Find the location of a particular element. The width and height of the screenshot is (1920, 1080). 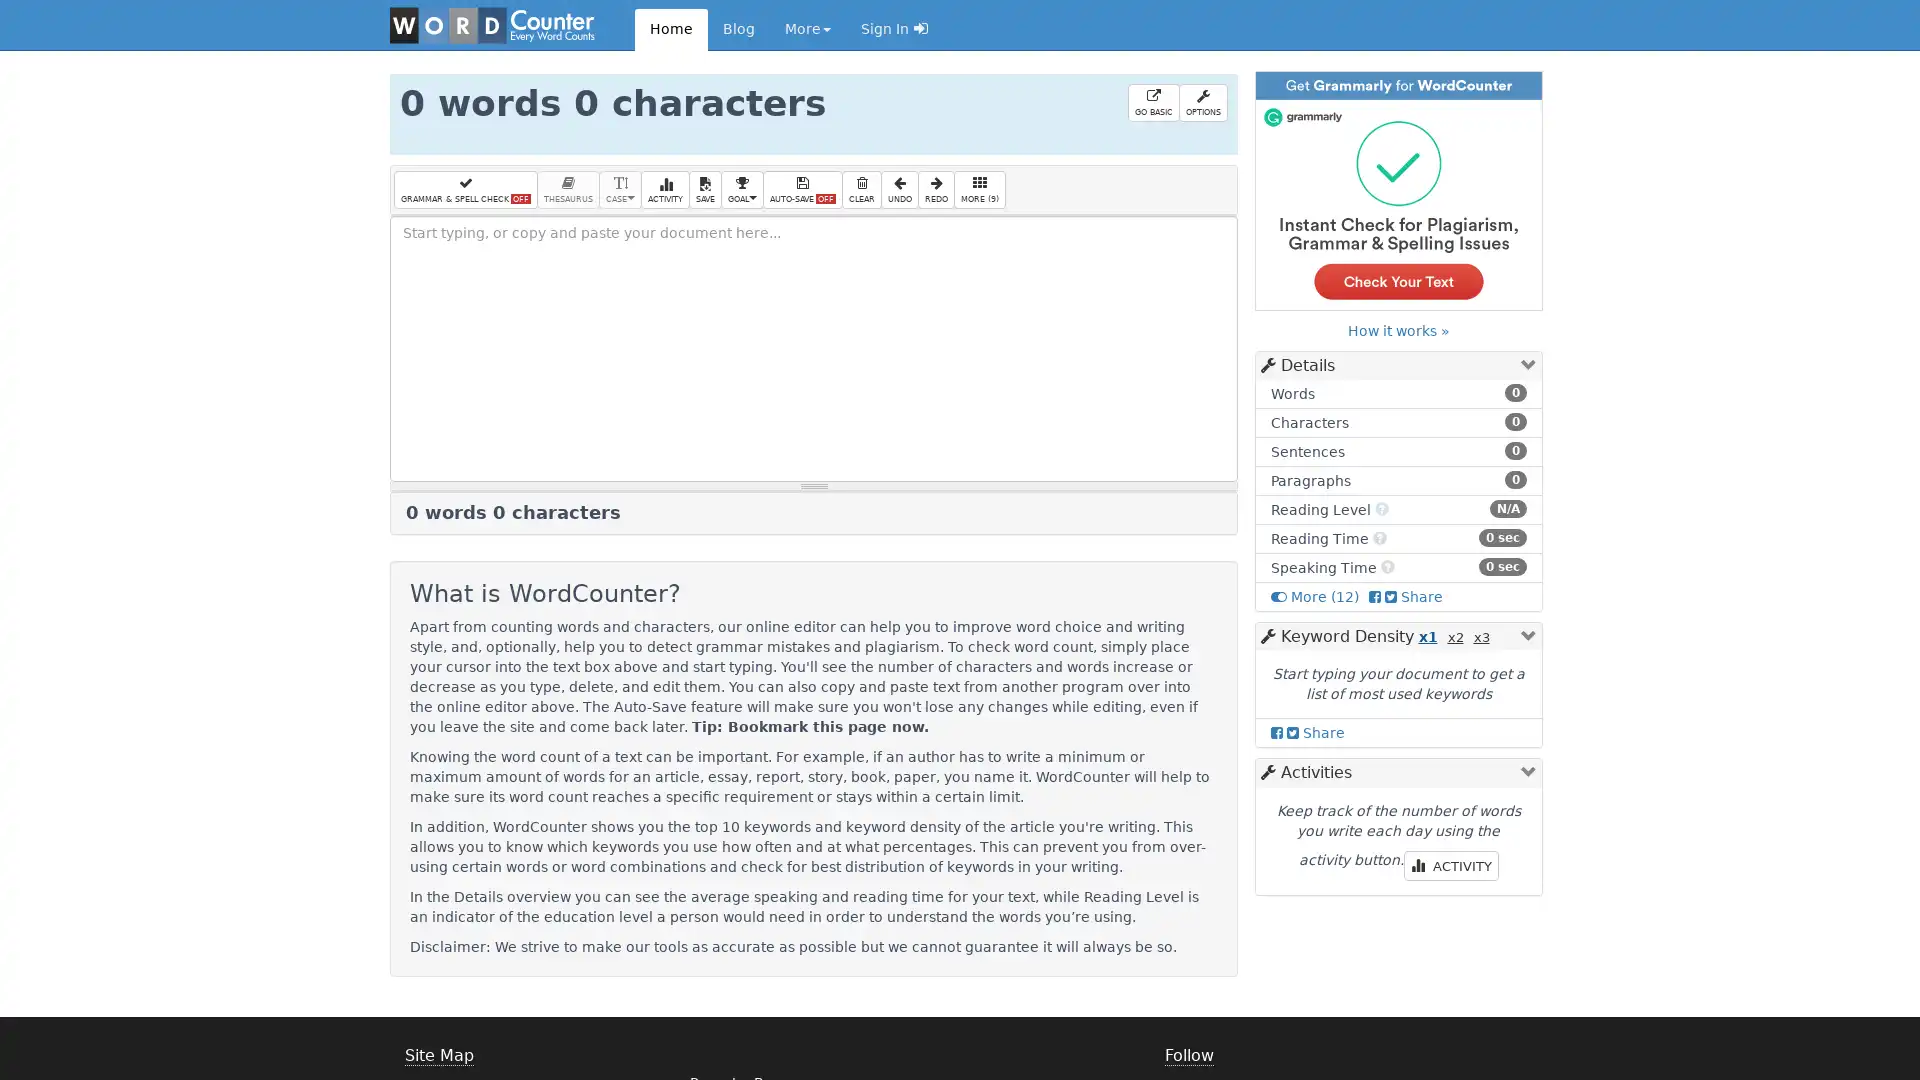

REDO is located at coordinates (935, 189).